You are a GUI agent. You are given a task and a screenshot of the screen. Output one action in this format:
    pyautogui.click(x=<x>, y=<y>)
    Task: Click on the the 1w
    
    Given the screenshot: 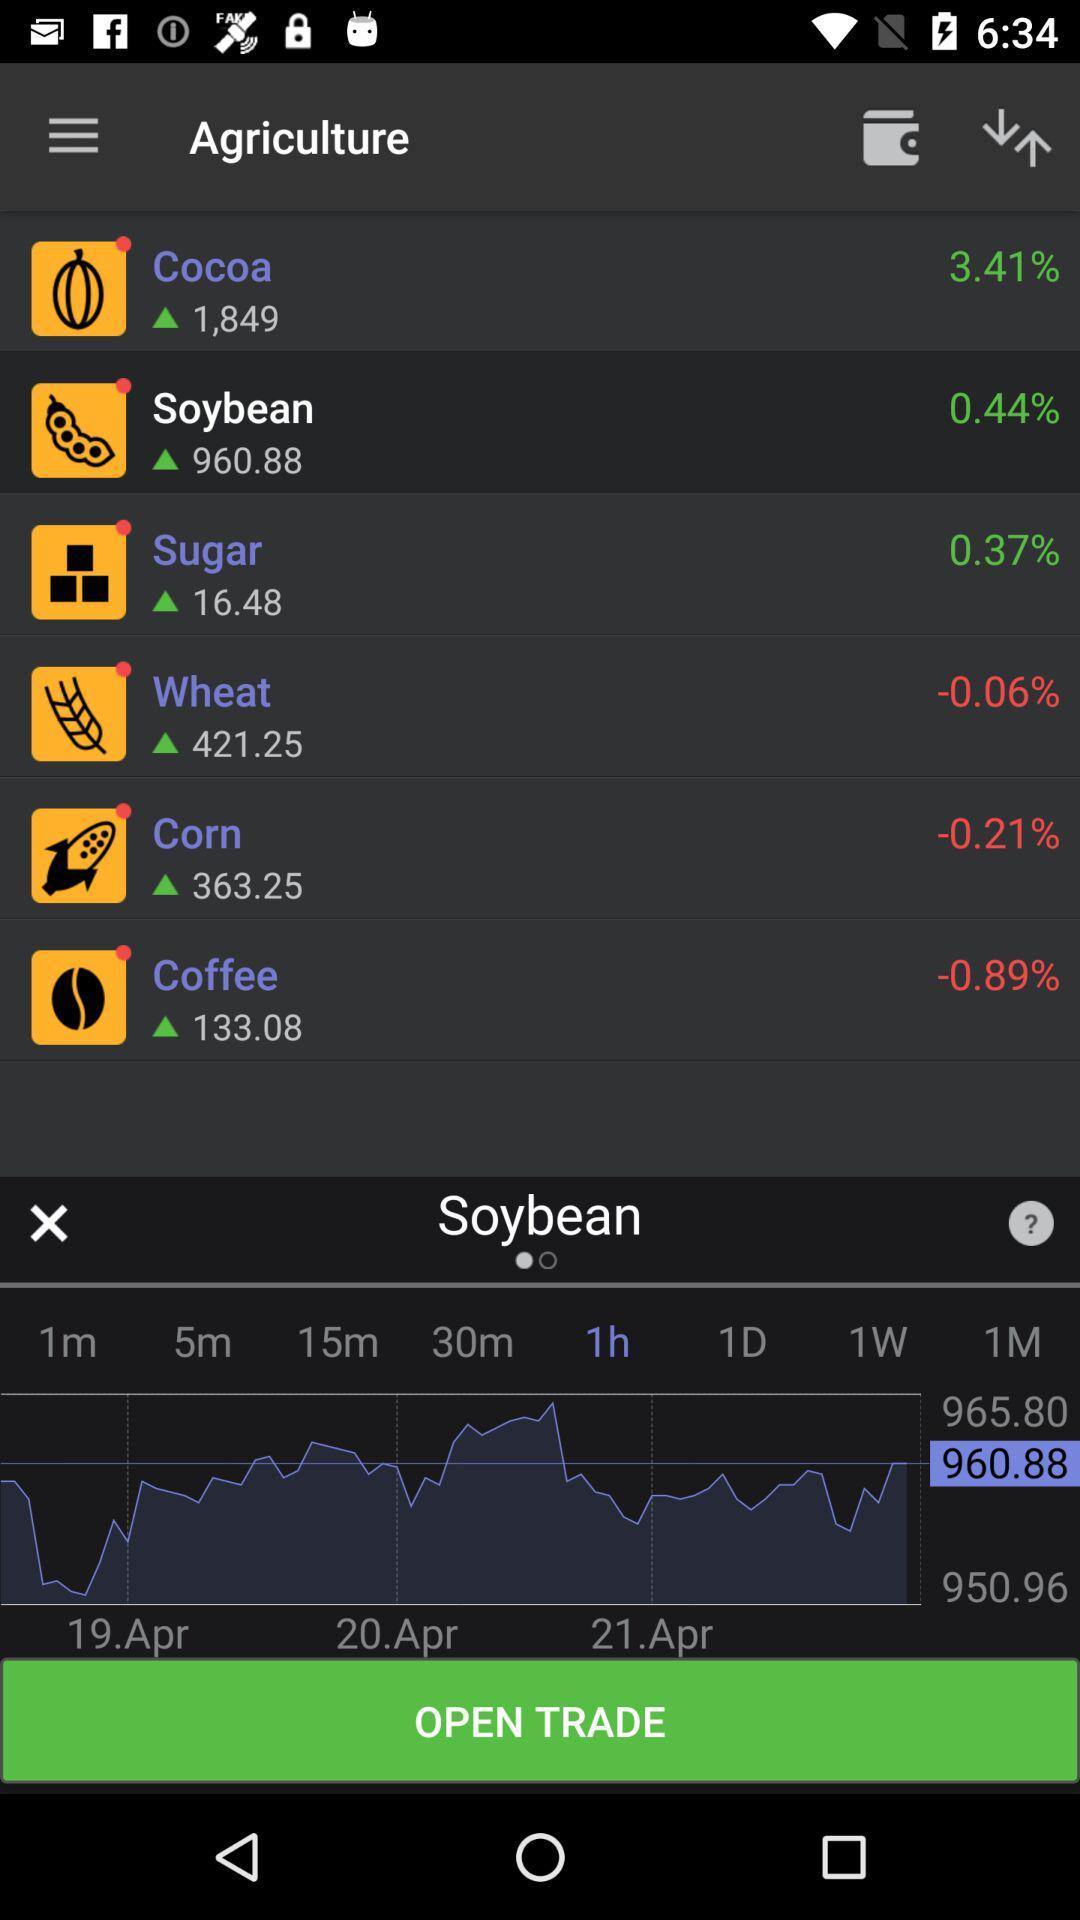 What is the action you would take?
    pyautogui.click(x=876, y=1340)
    